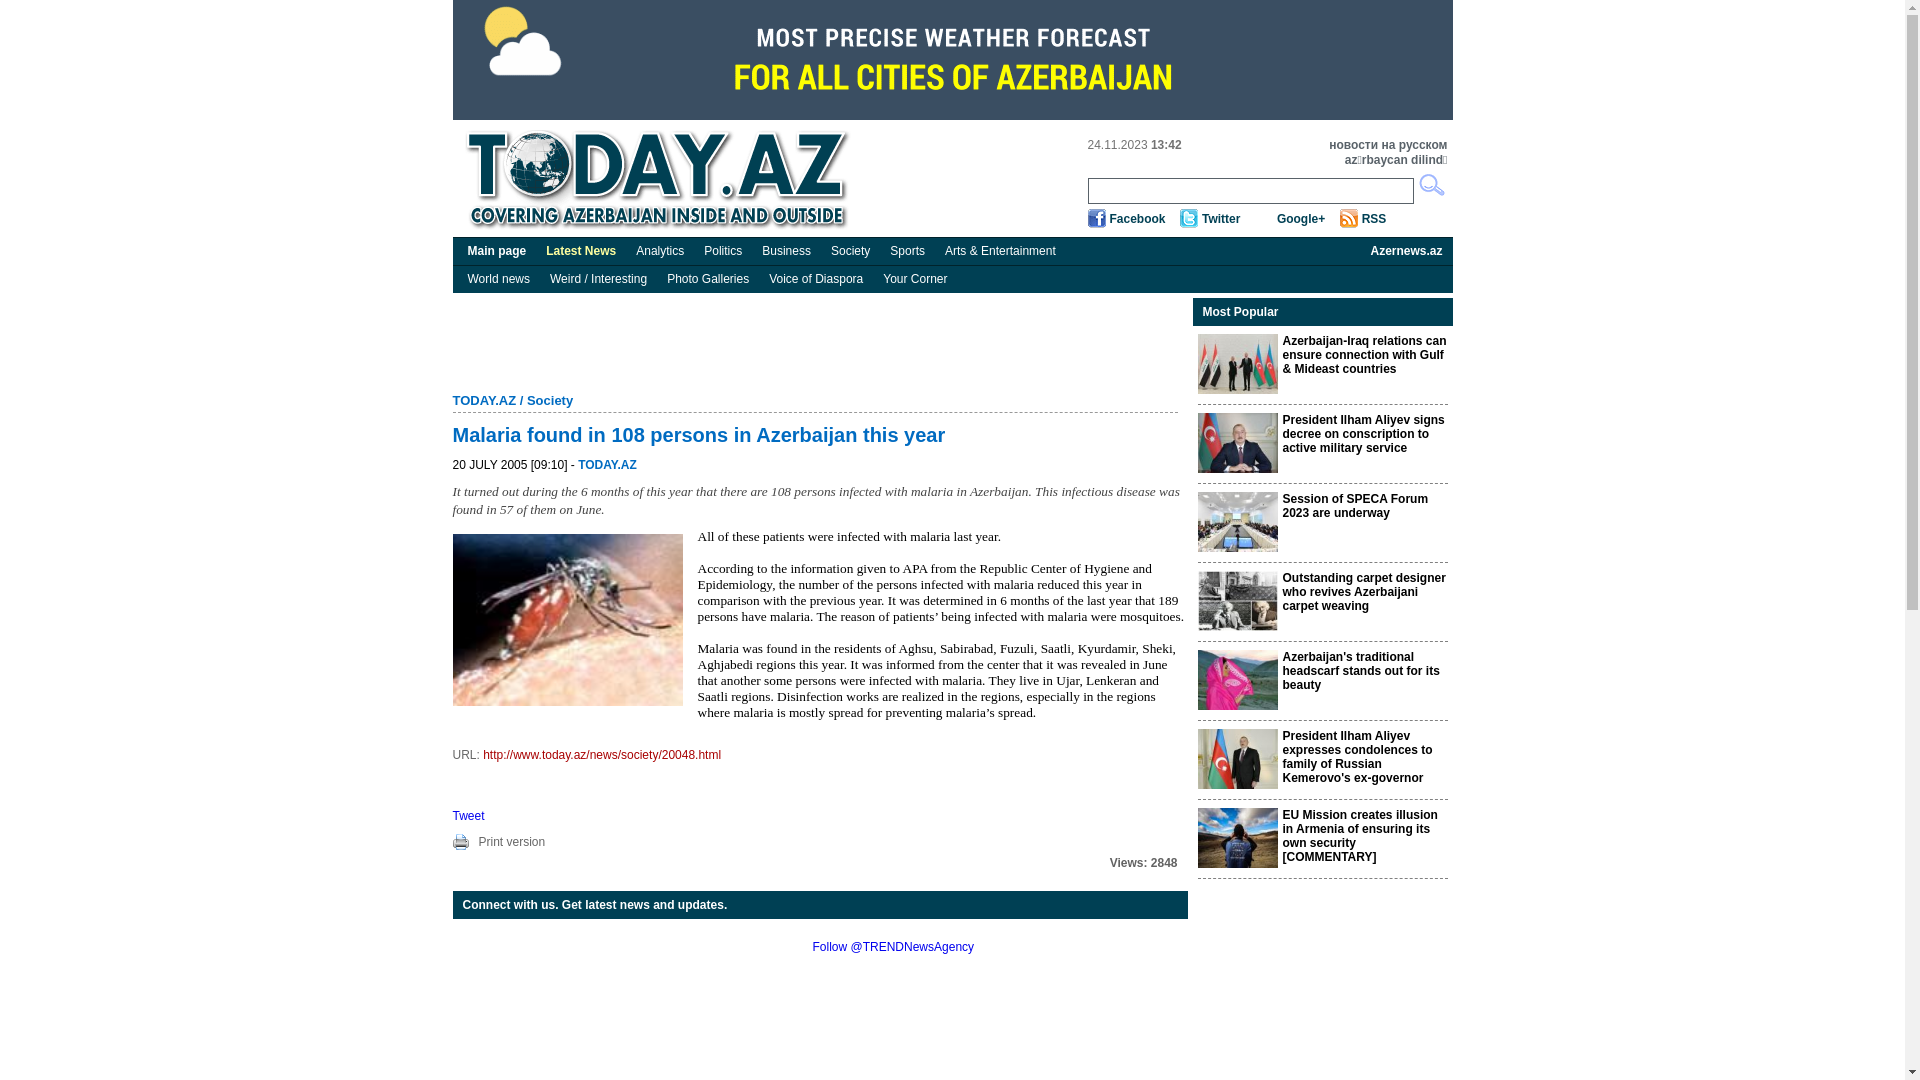 This screenshot has width=1920, height=1080. What do you see at coordinates (1275, 219) in the screenshot?
I see `'Google+'` at bounding box center [1275, 219].